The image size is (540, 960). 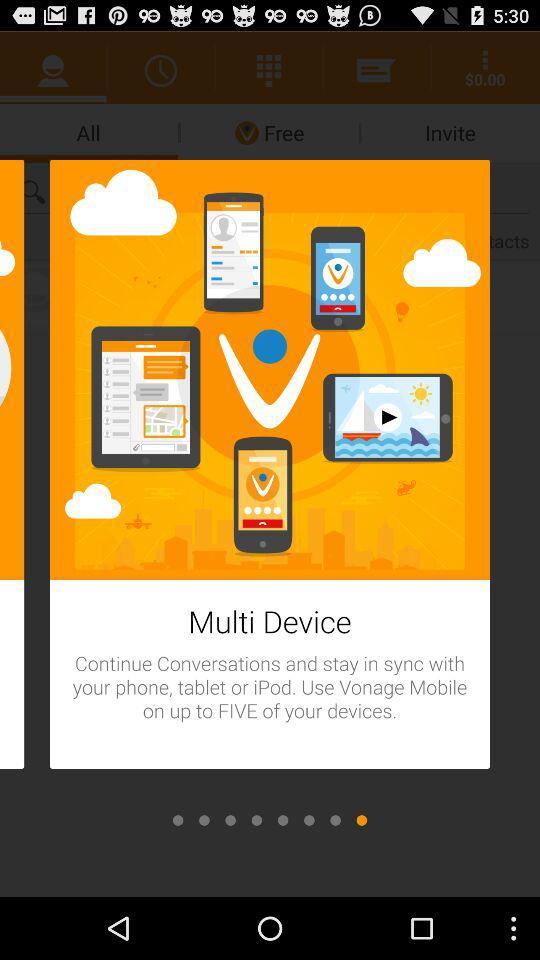 What do you see at coordinates (335, 820) in the screenshot?
I see `image` at bounding box center [335, 820].